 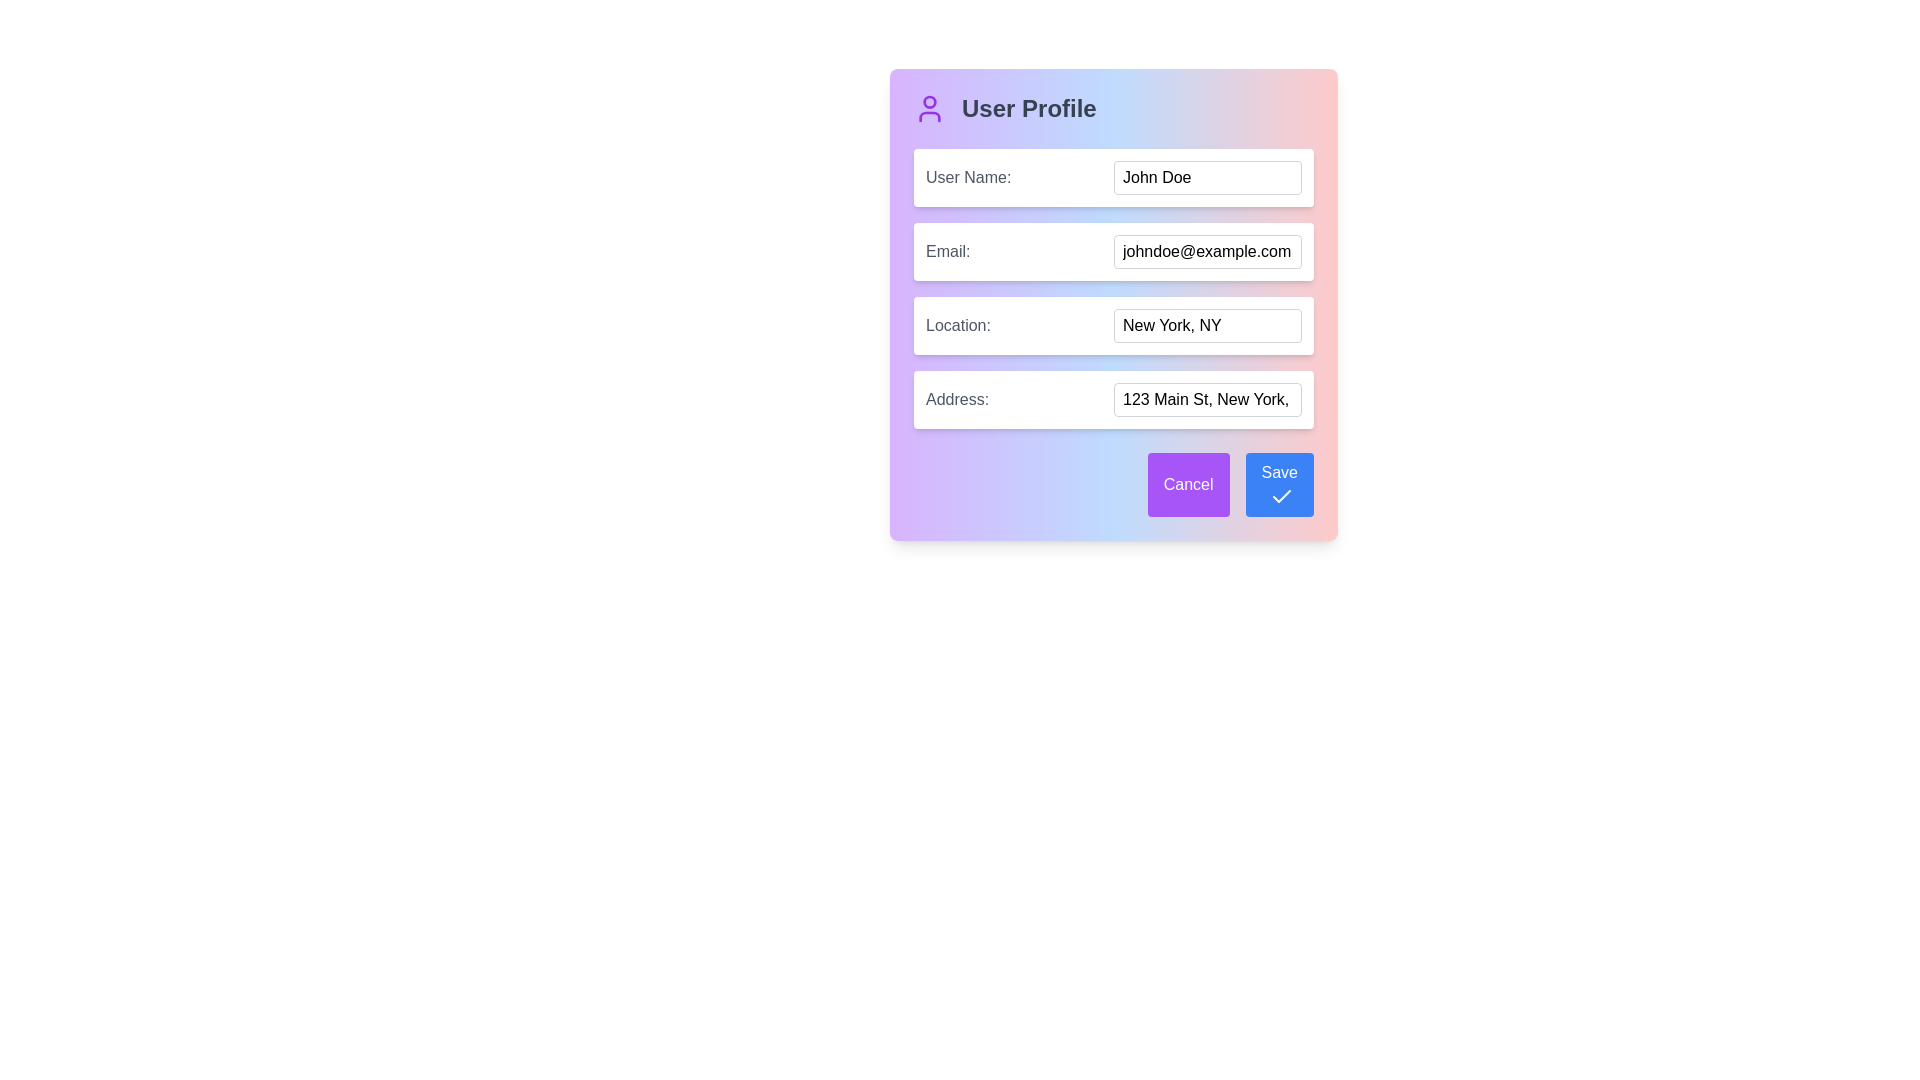 I want to click on within the input fields of the user profile form section, so click(x=1112, y=289).